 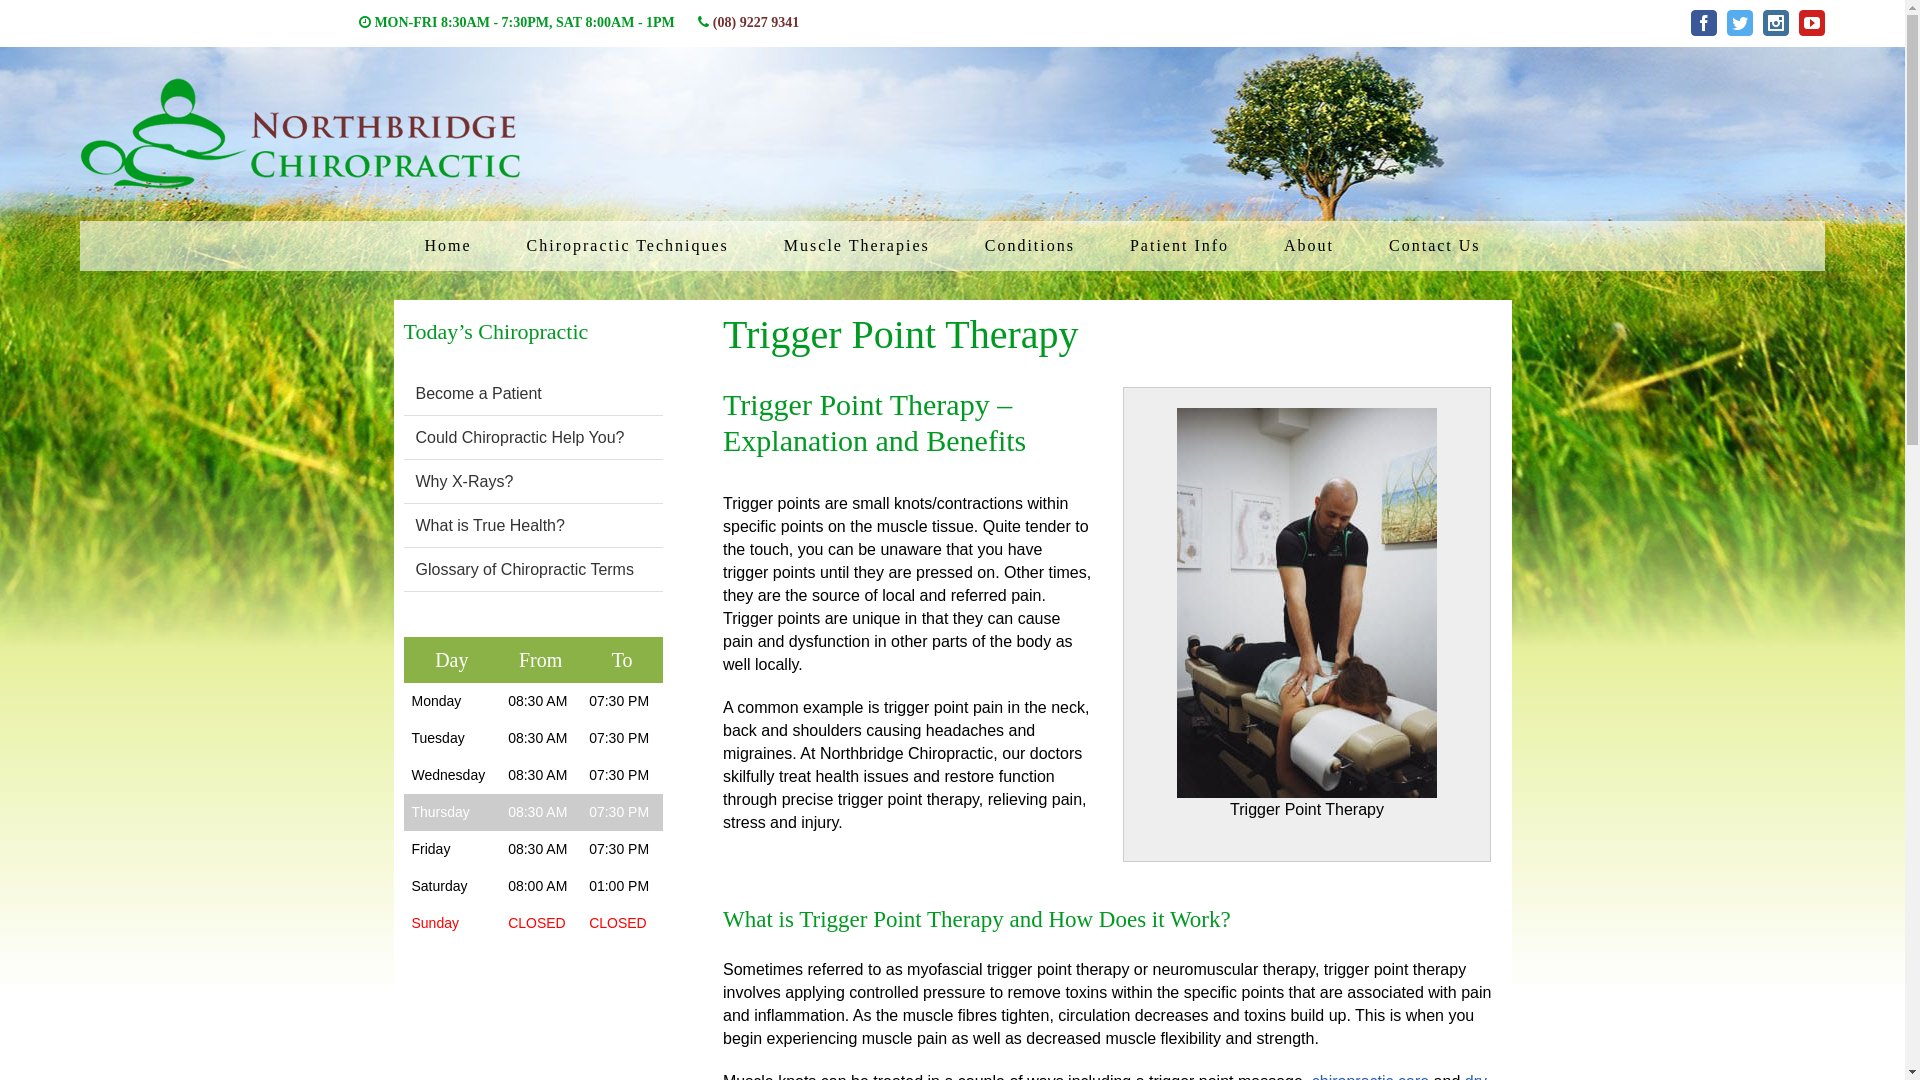 I want to click on '(08) 9227 9341', so click(x=754, y=22).